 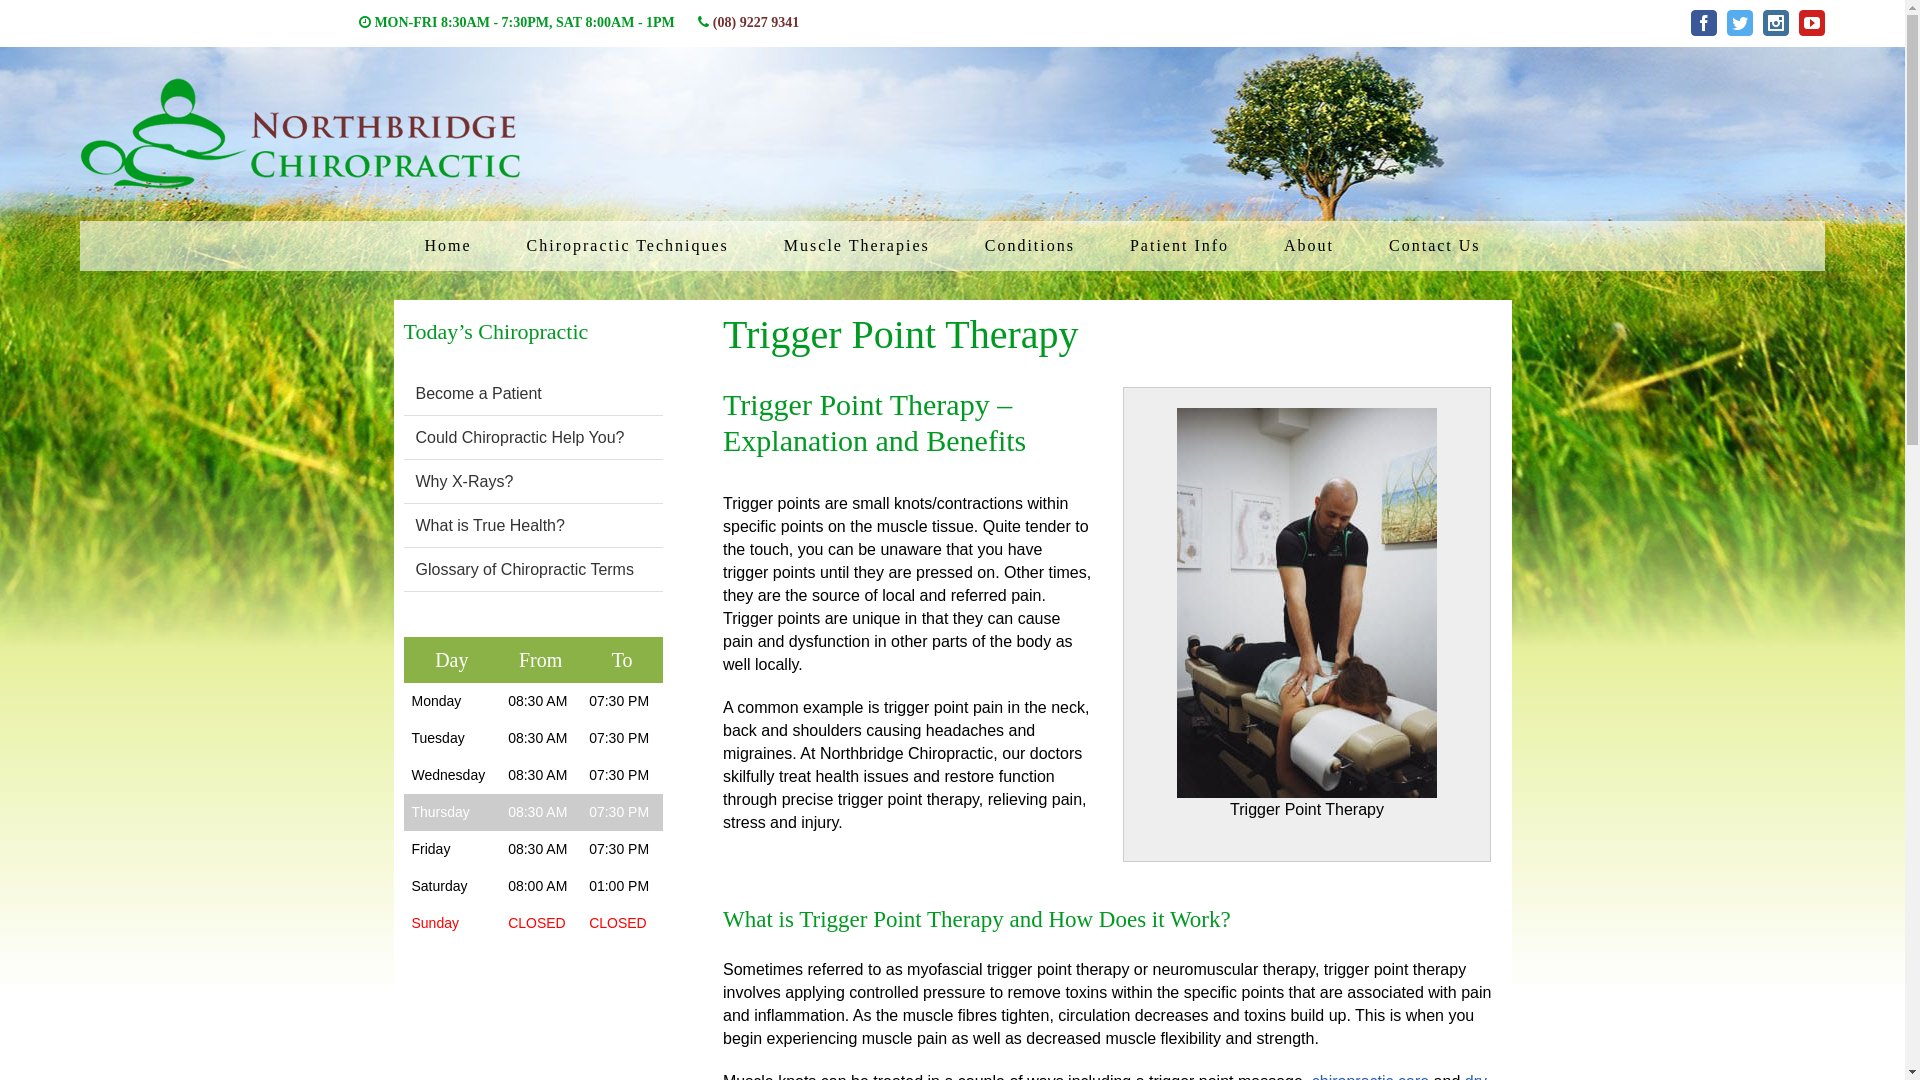 I want to click on '(08) 9227 9341', so click(x=754, y=22).